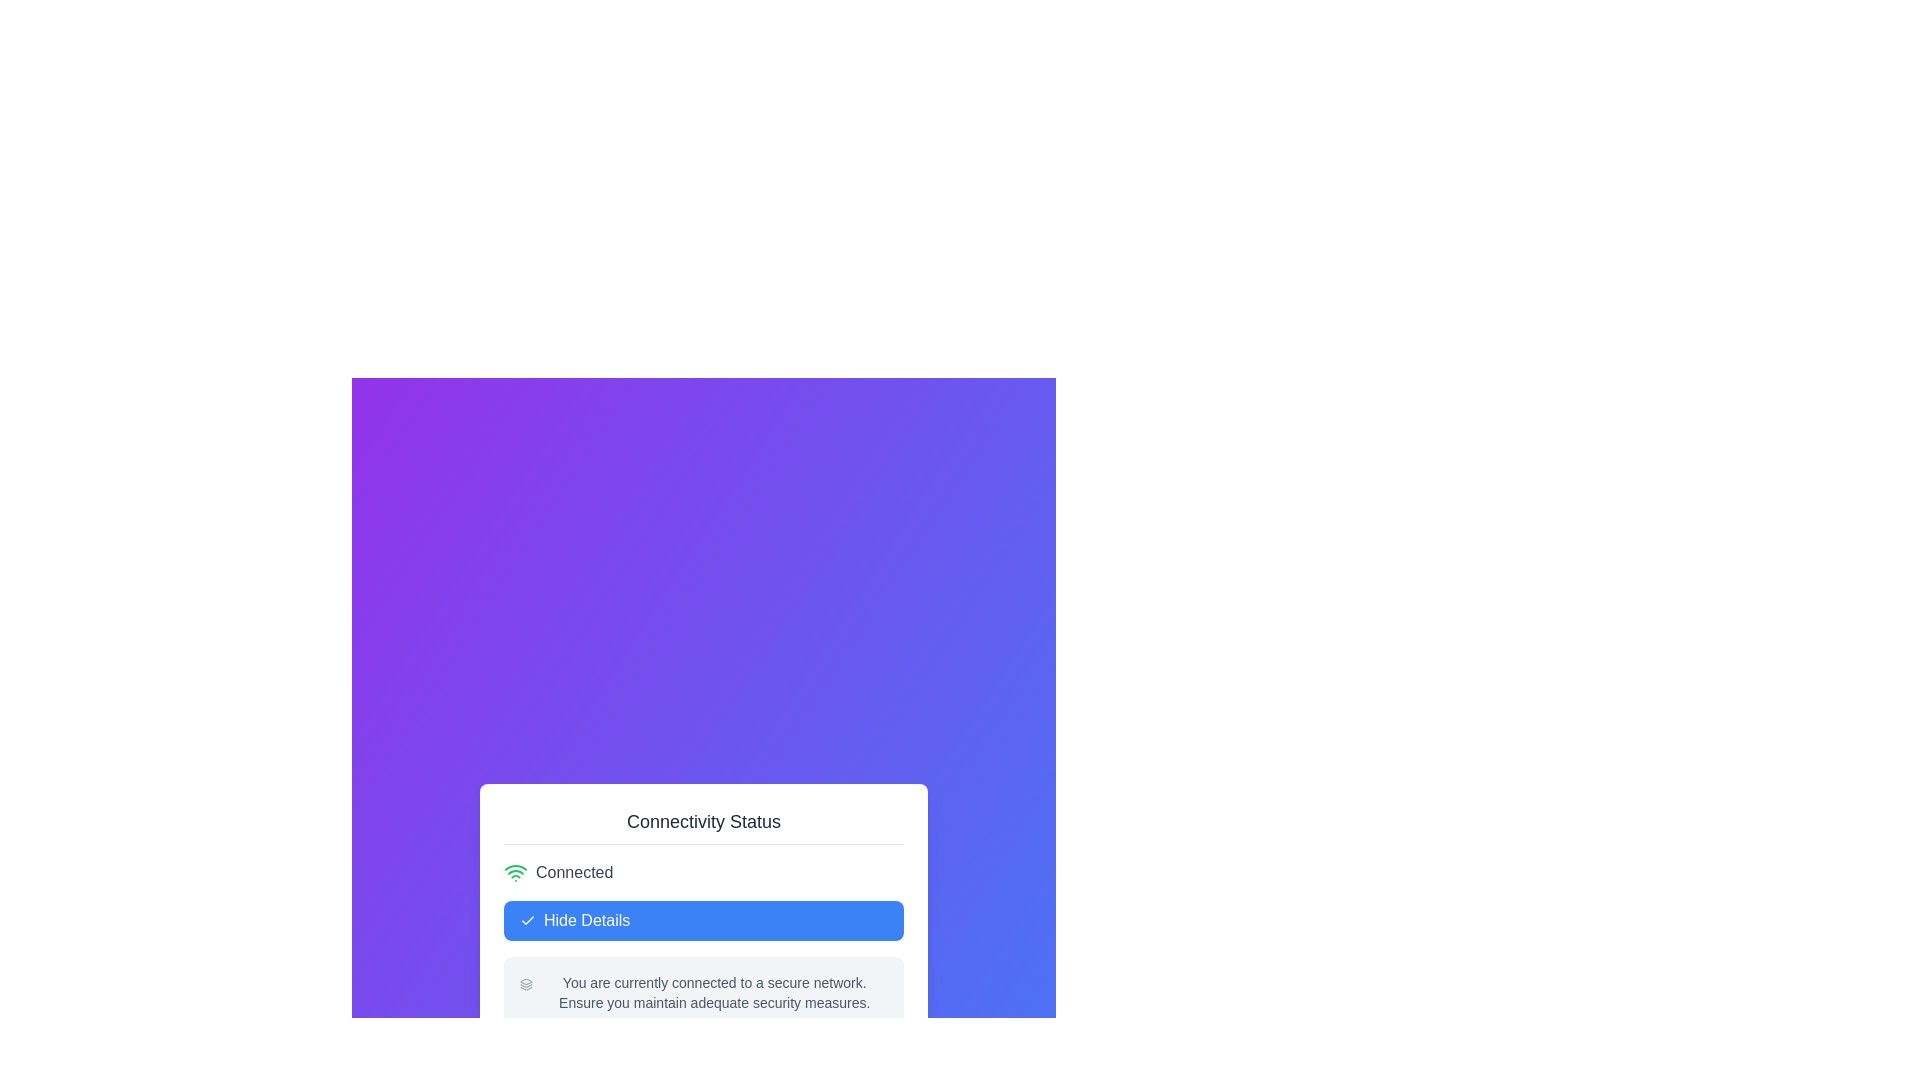 Image resolution: width=1920 pixels, height=1080 pixels. Describe the element at coordinates (528, 920) in the screenshot. I see `the vector-based checkmark icon indicating confirmation or selection, located inside the 'Hide Details' button in the modal window under 'Connectivity Status'` at that location.